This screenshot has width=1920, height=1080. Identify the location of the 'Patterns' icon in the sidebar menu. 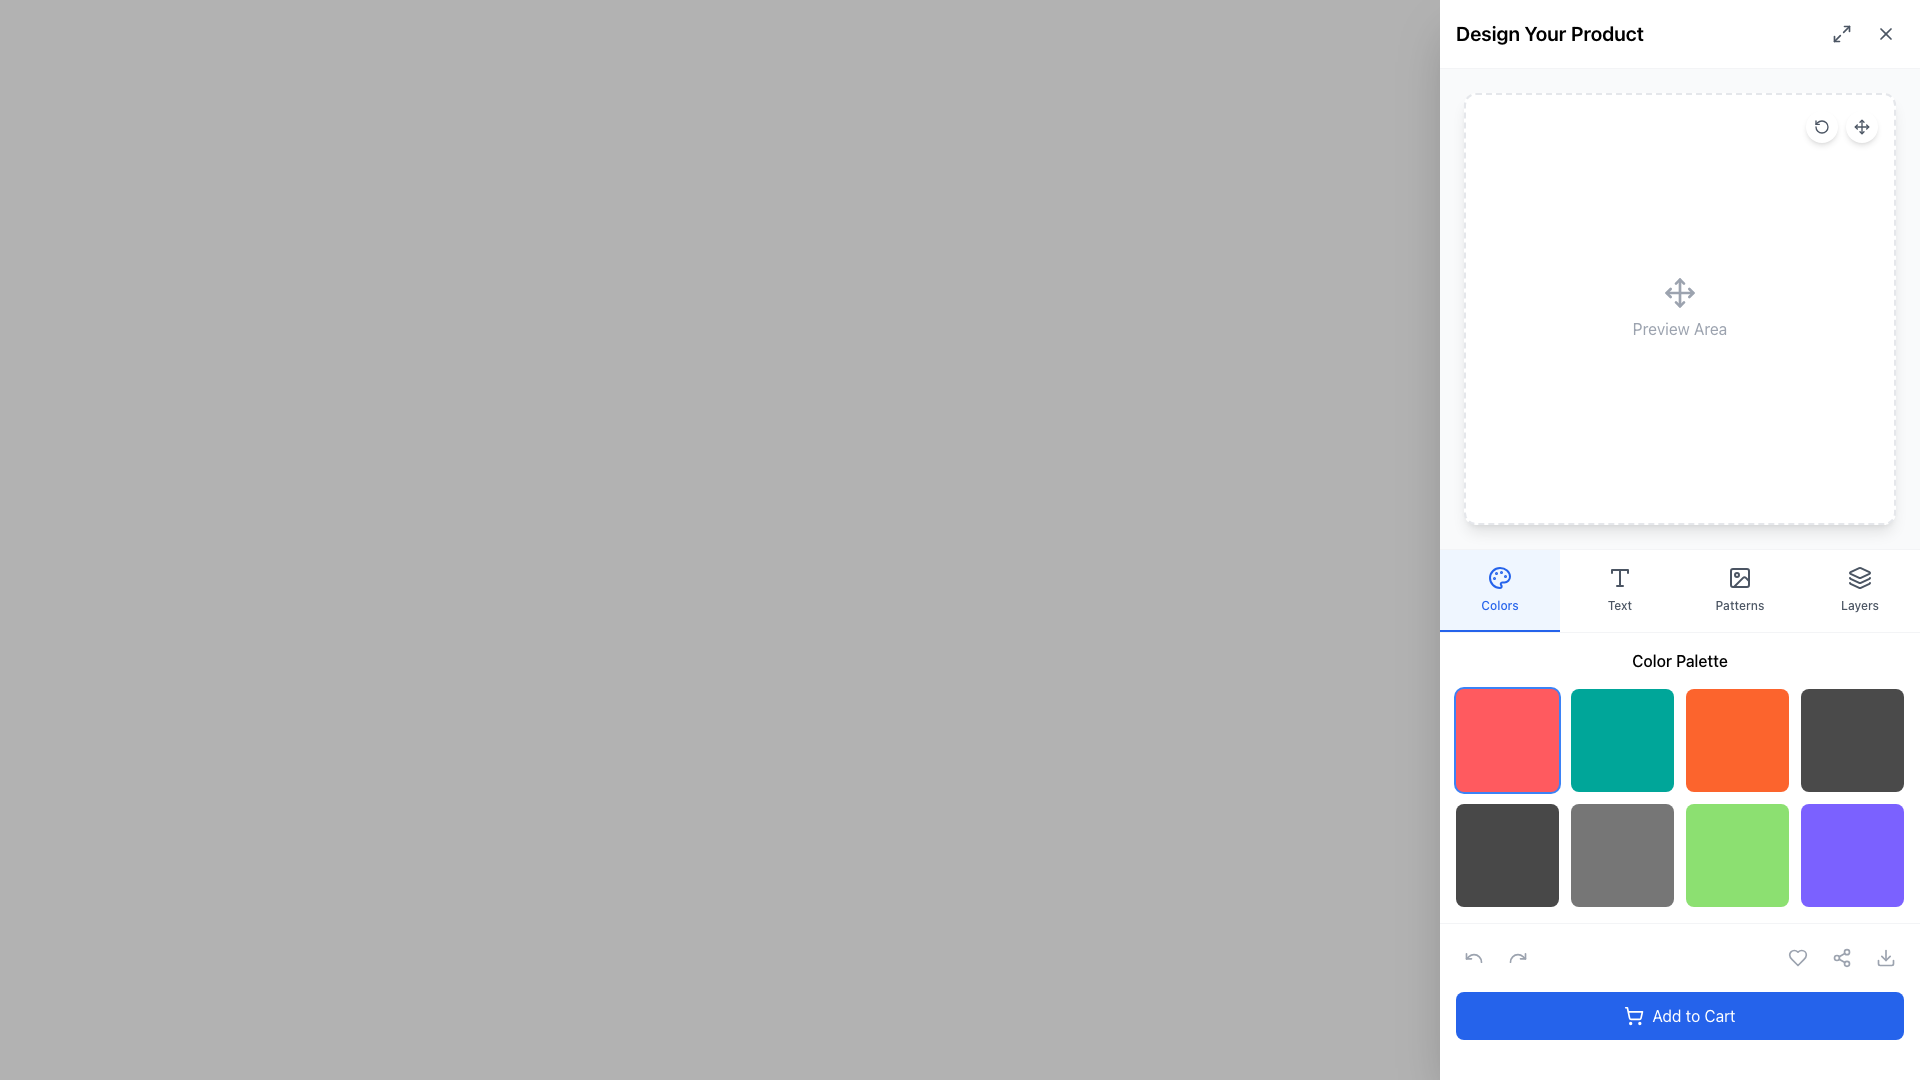
(1738, 578).